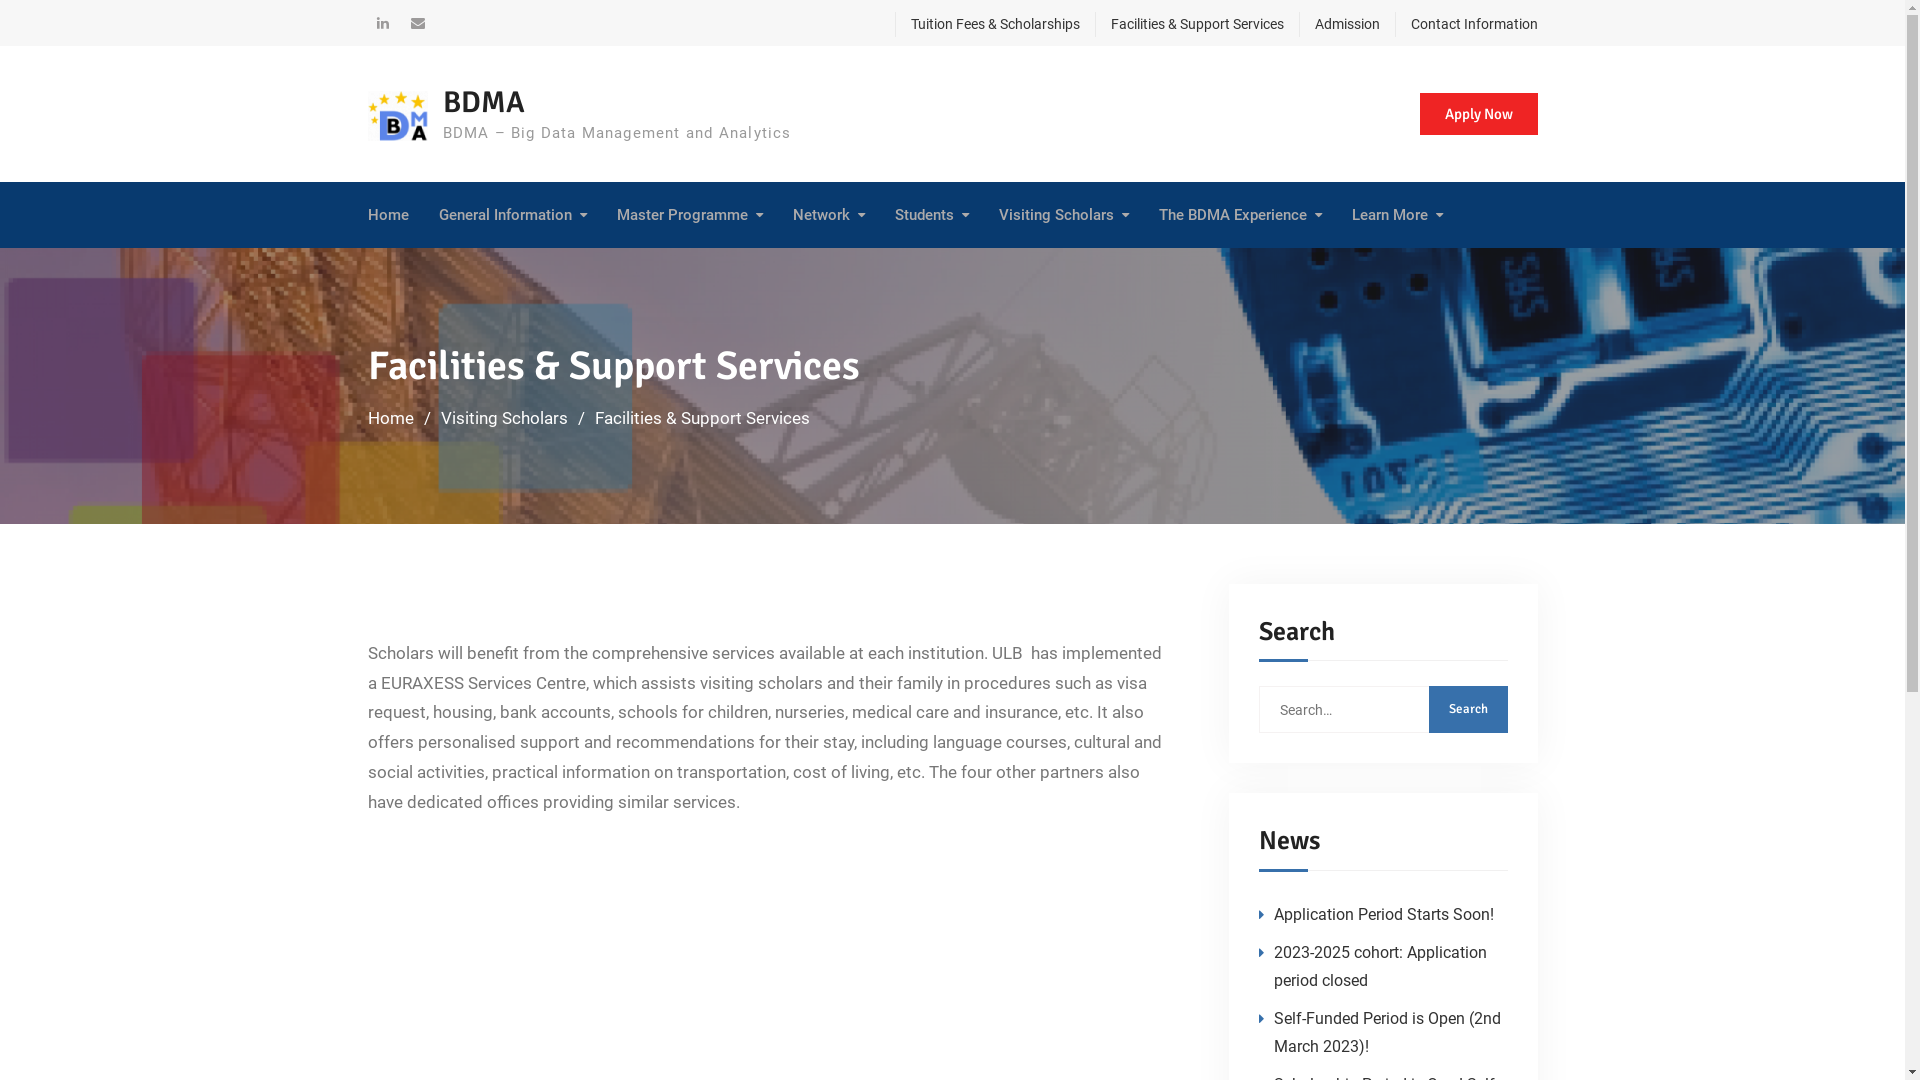 The width and height of the screenshot is (1920, 1080). I want to click on 'Master Programme', so click(689, 215).